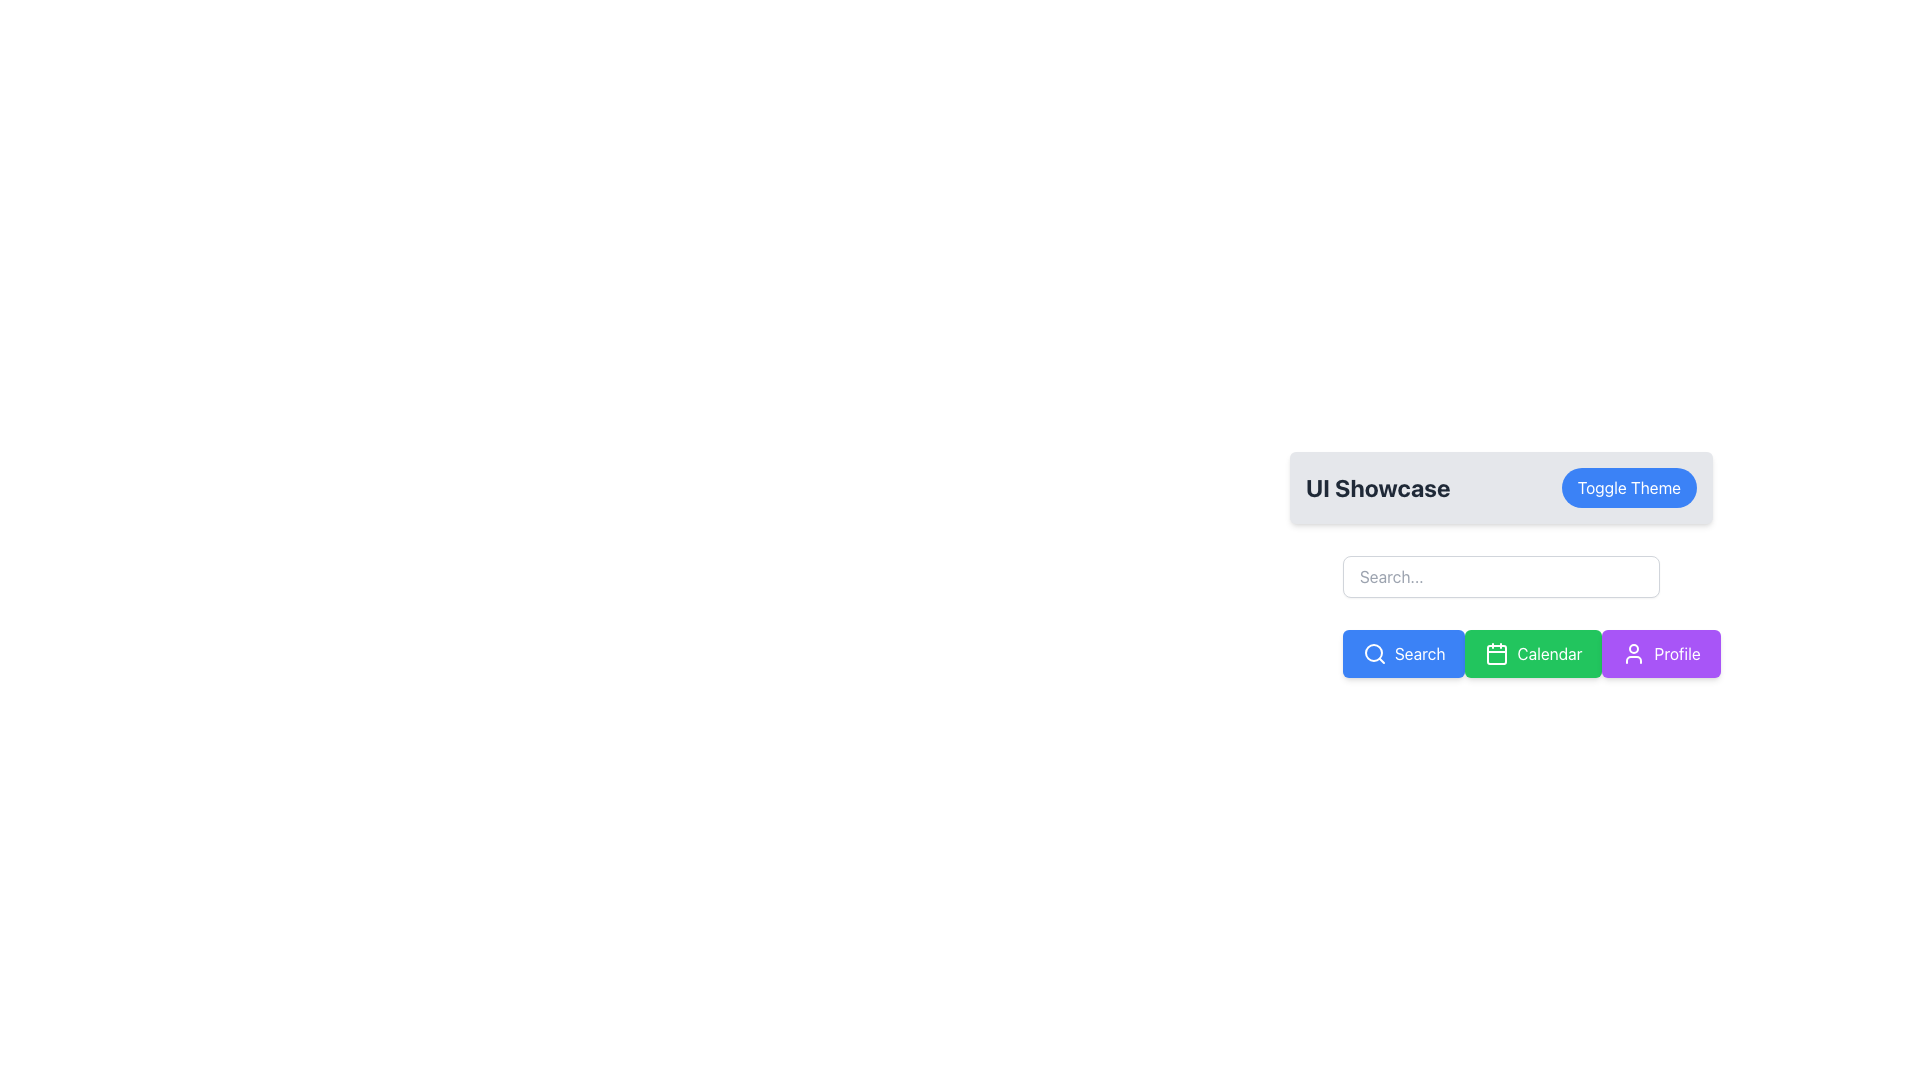 This screenshot has height=1080, width=1920. What do you see at coordinates (1497, 654) in the screenshot?
I see `the calendar icon located in the second button of a horizontal row of three buttons at the bottom of the interface, which has a green rectangular background and is labeled 'Calendar'` at bounding box center [1497, 654].